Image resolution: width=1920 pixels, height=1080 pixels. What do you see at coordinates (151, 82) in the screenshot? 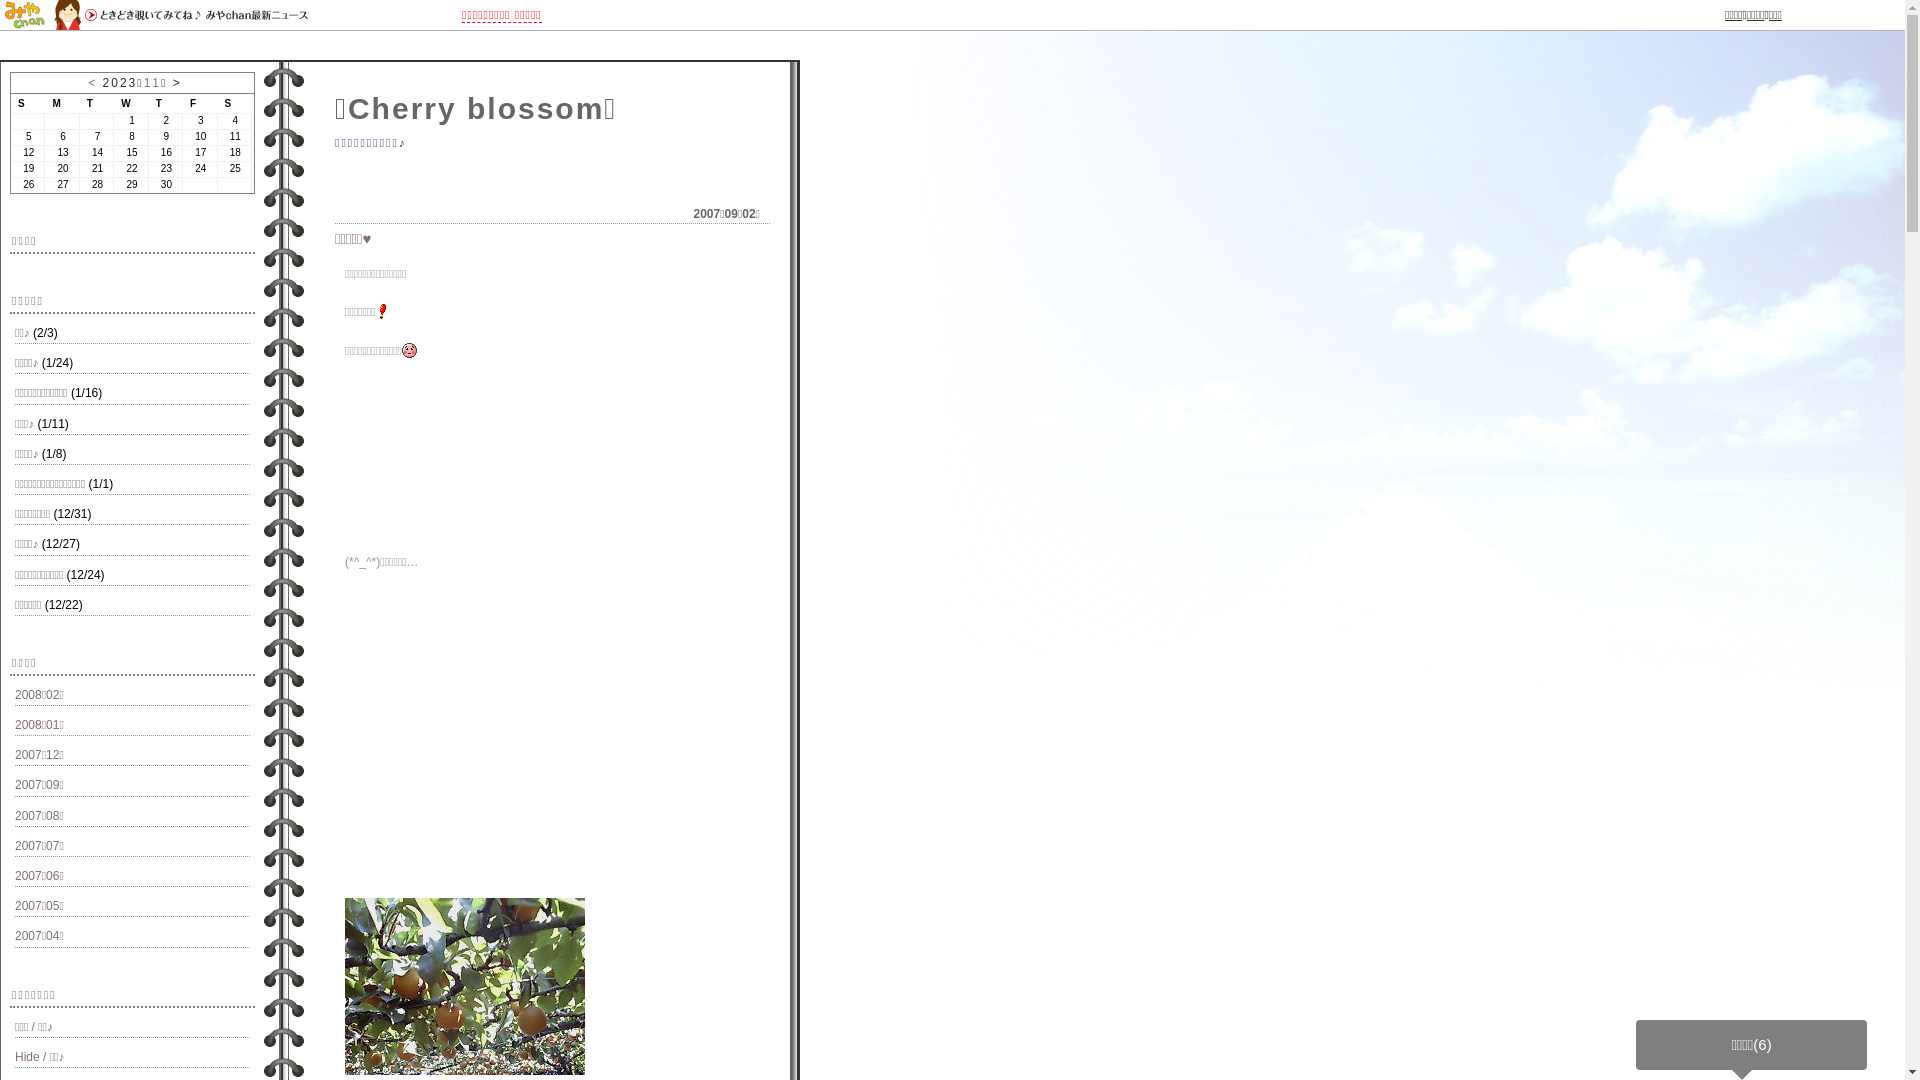
I see `'11'` at bounding box center [151, 82].